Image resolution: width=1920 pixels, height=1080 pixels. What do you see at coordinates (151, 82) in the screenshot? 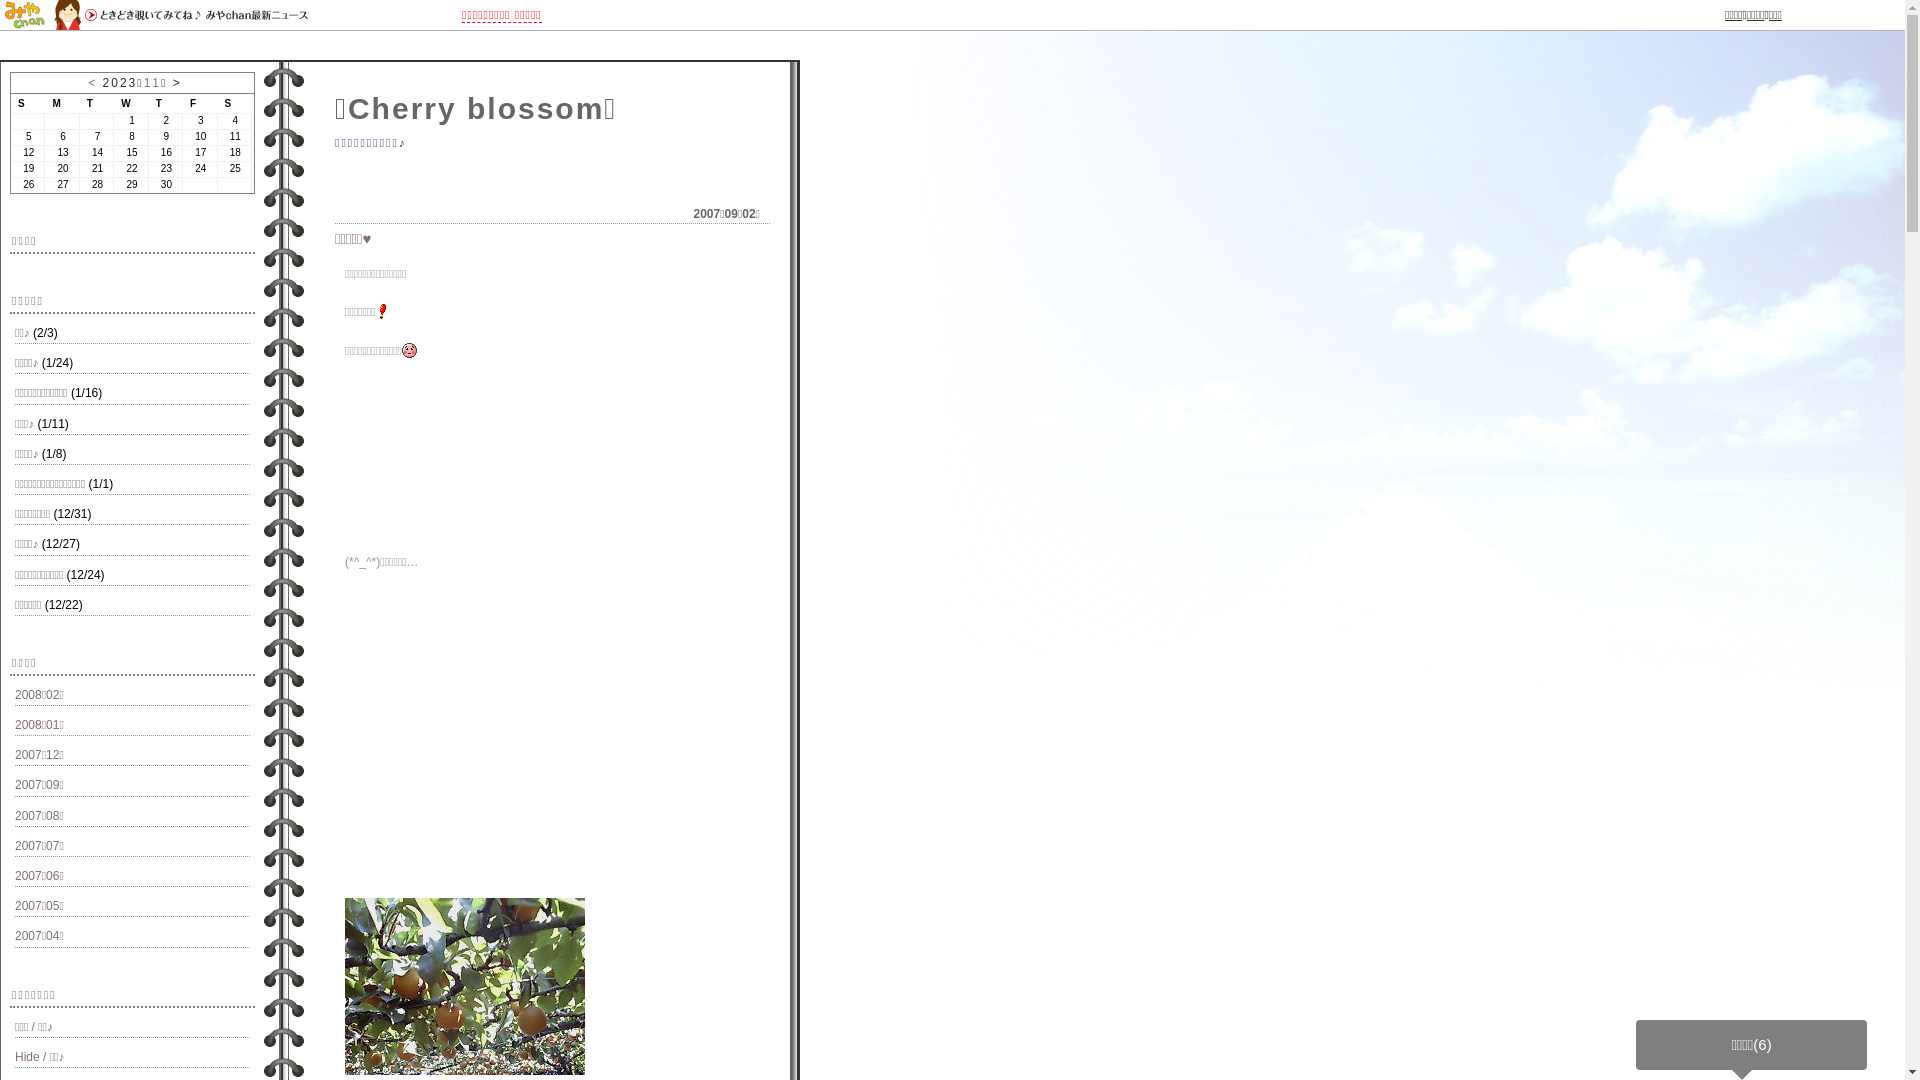
I see `'11'` at bounding box center [151, 82].